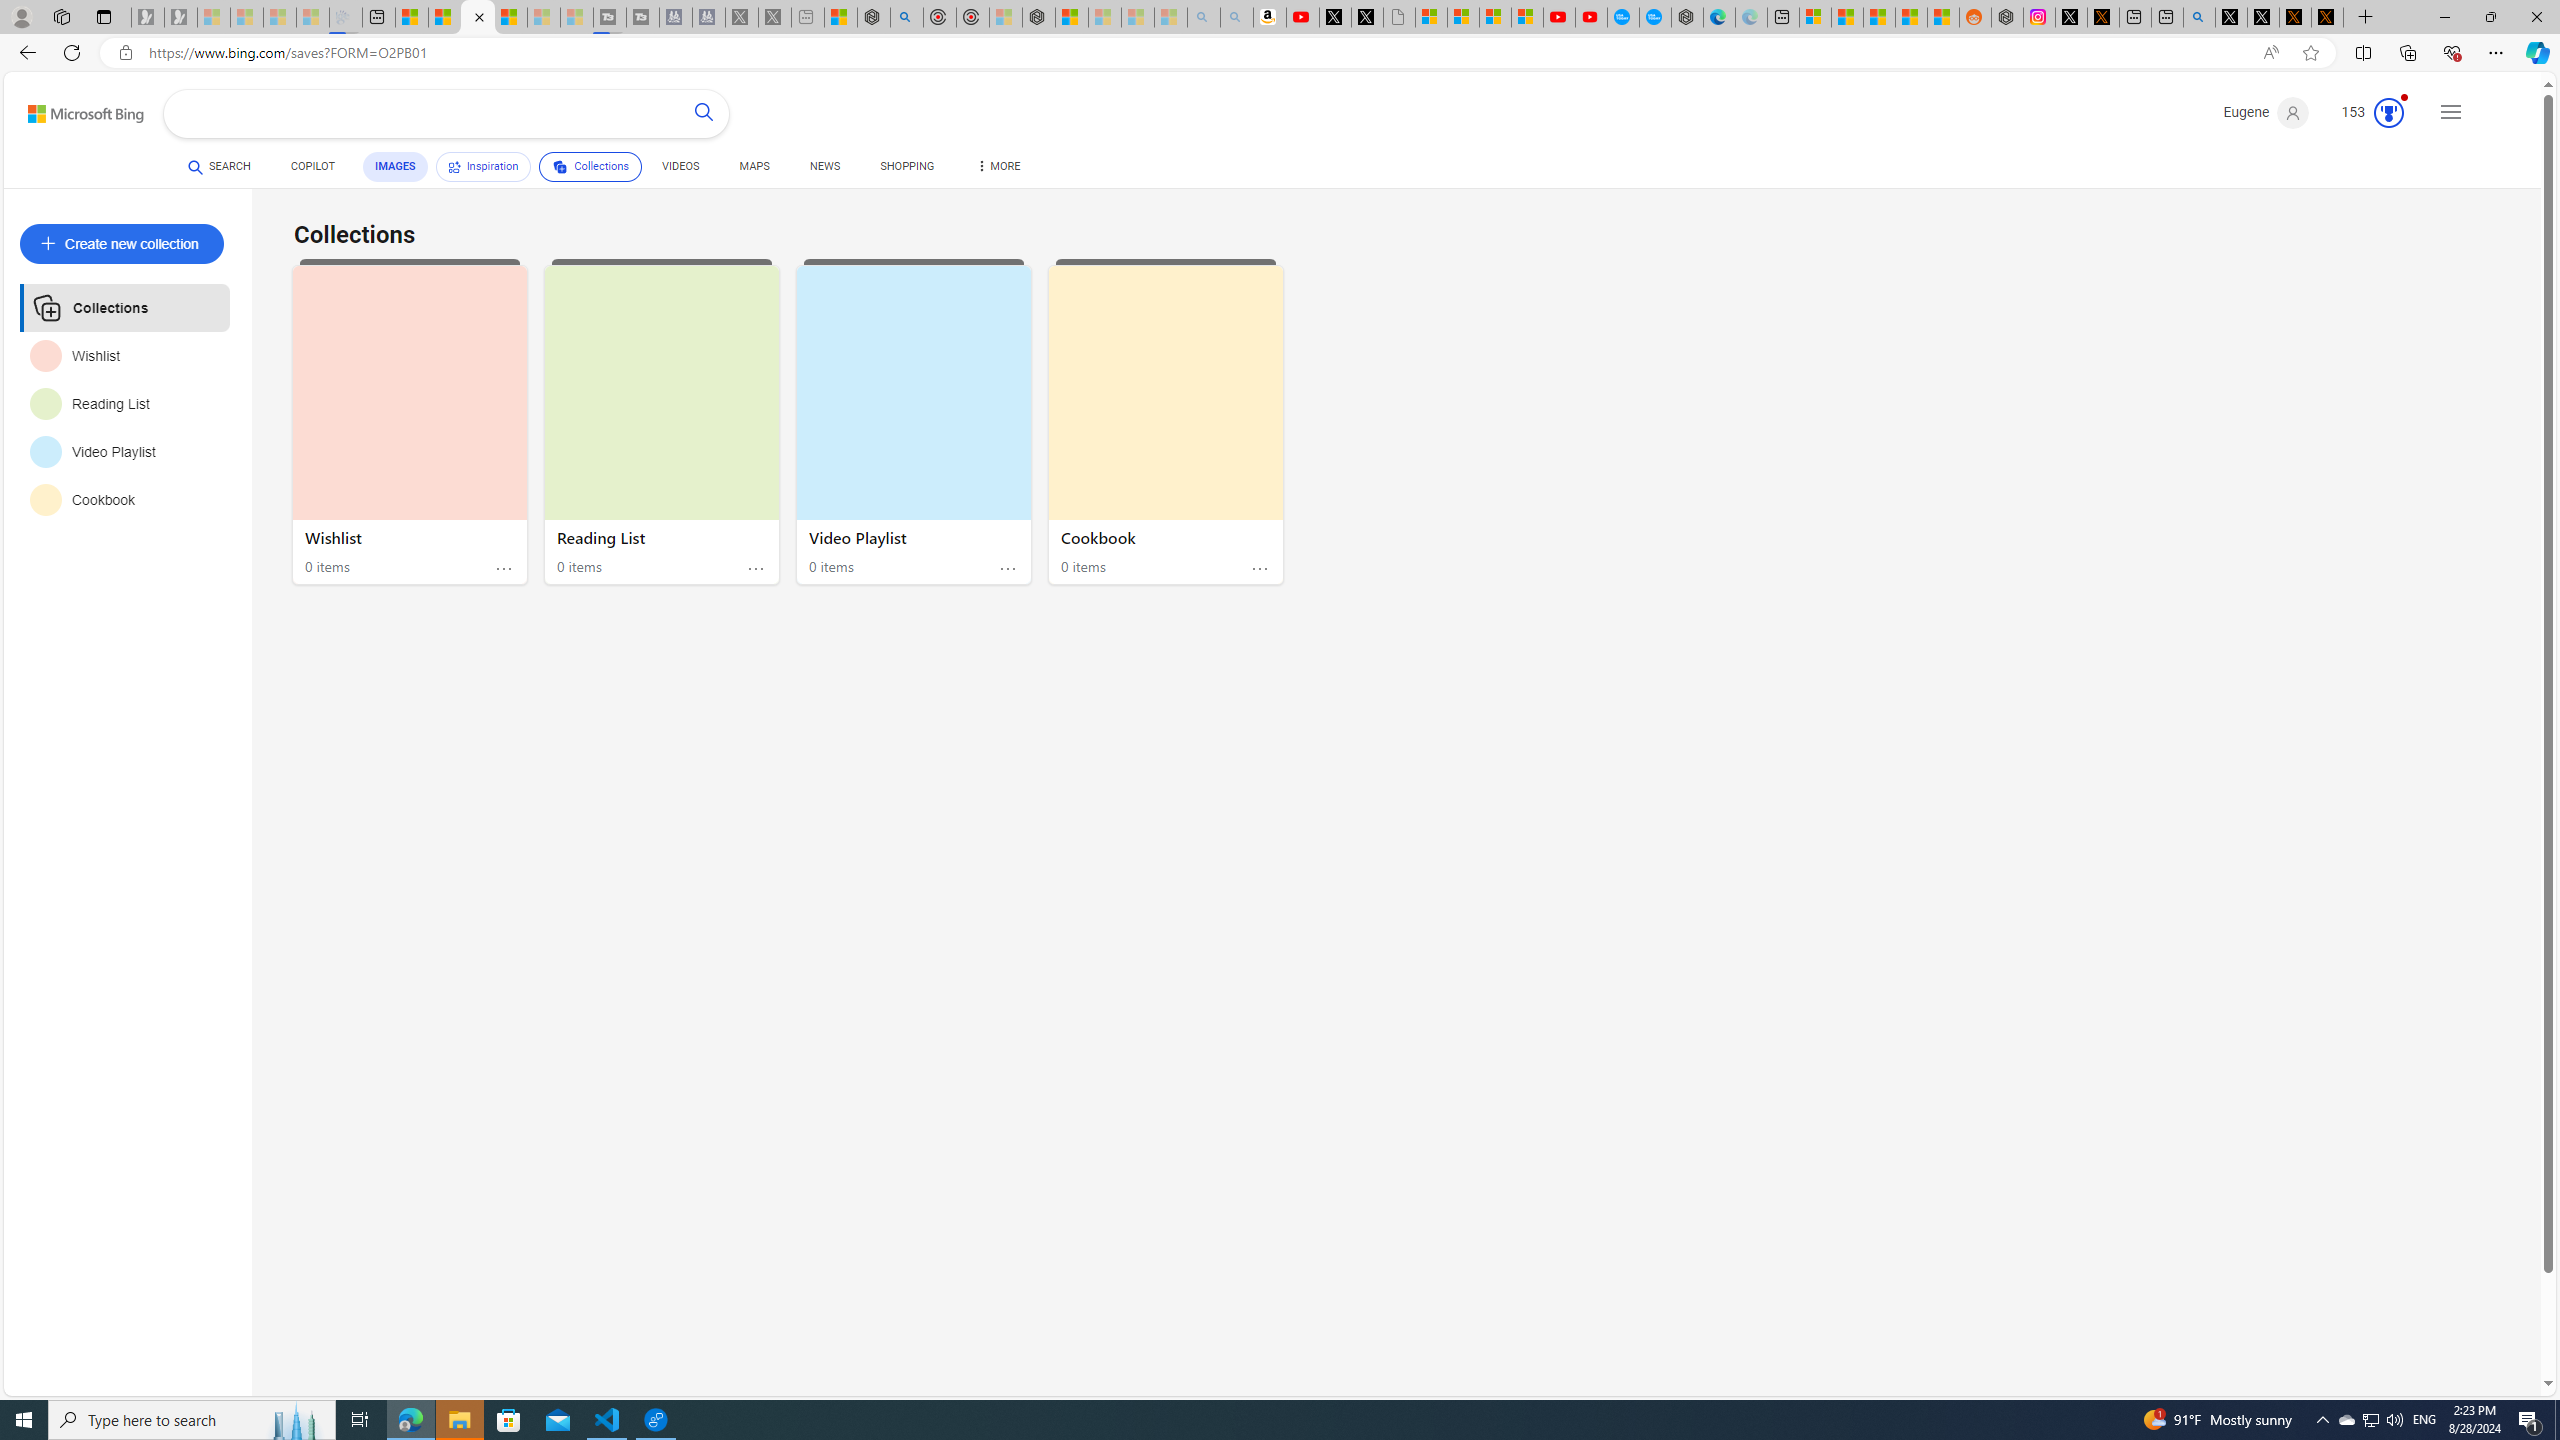  What do you see at coordinates (2388, 112) in the screenshot?
I see `'Class: medal-circled'` at bounding box center [2388, 112].